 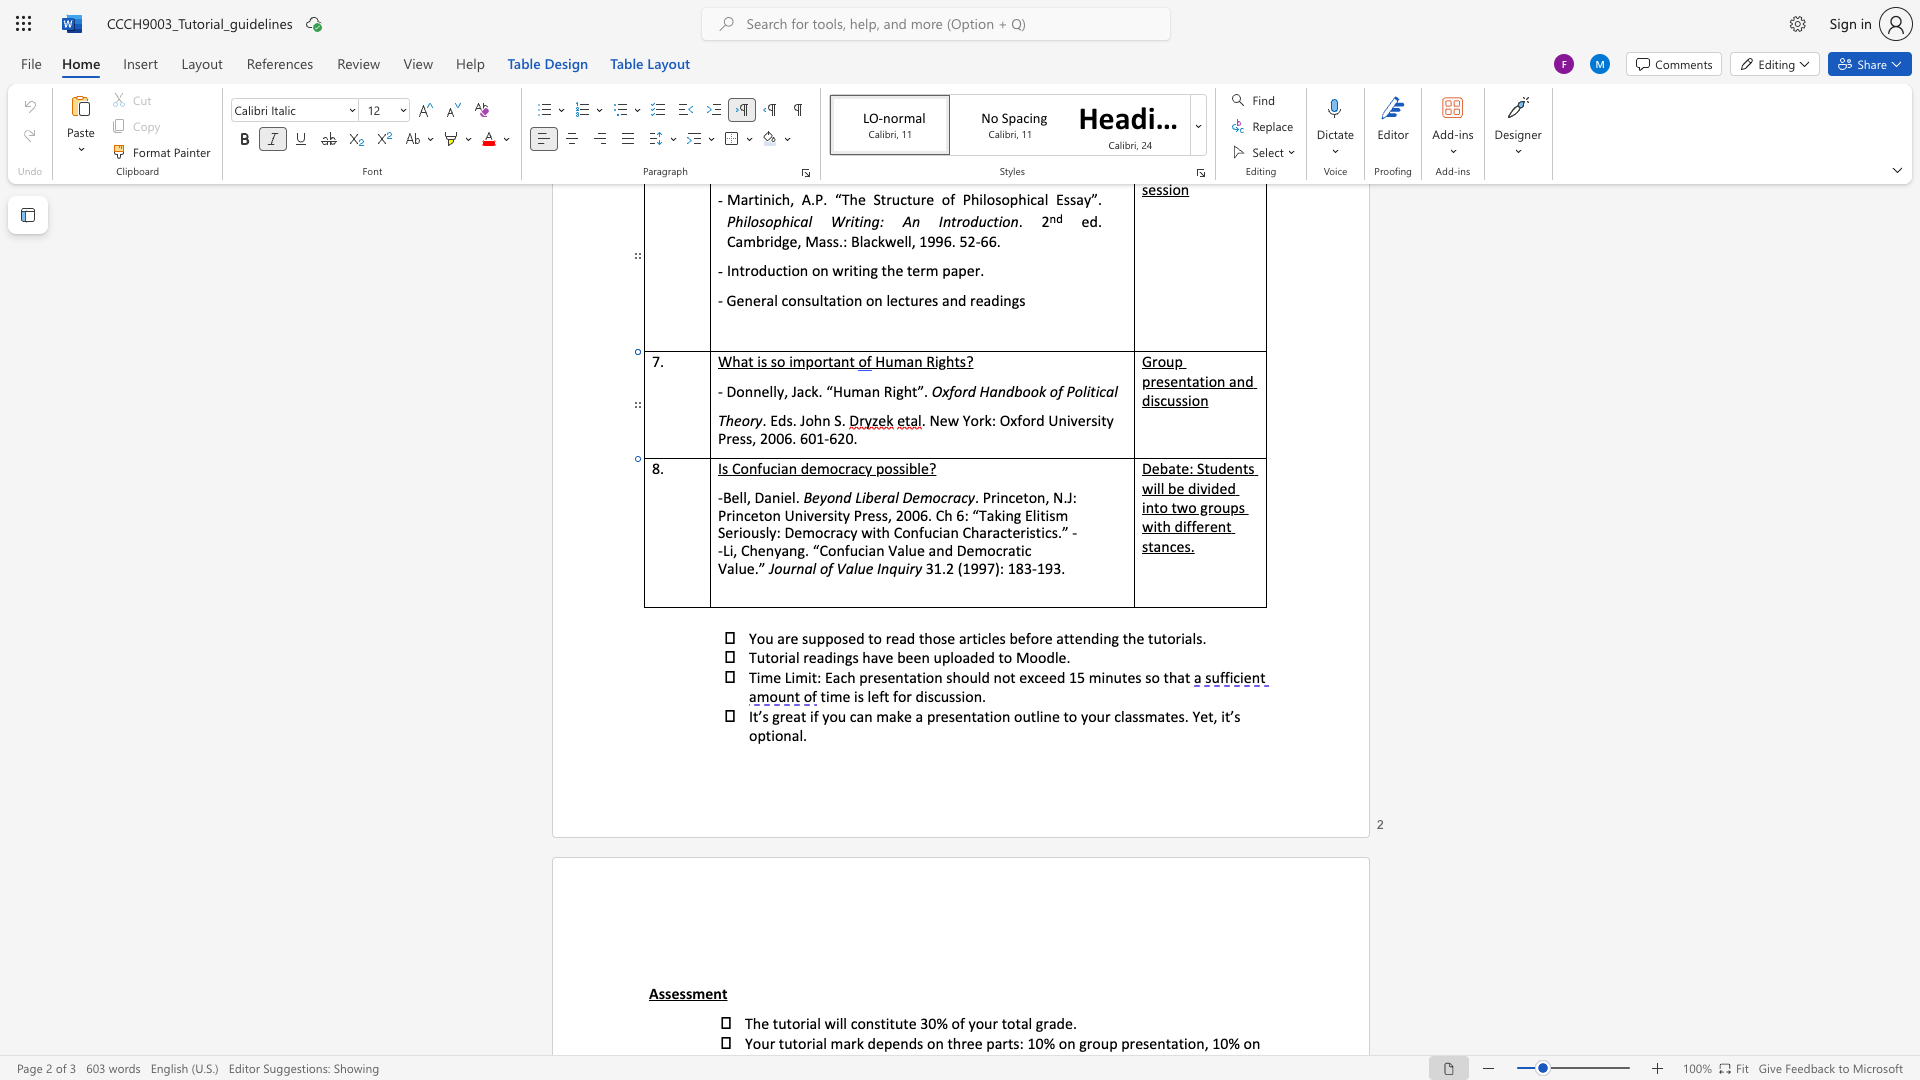 What do you see at coordinates (1164, 638) in the screenshot?
I see `the 8th character "t" in the text` at bounding box center [1164, 638].